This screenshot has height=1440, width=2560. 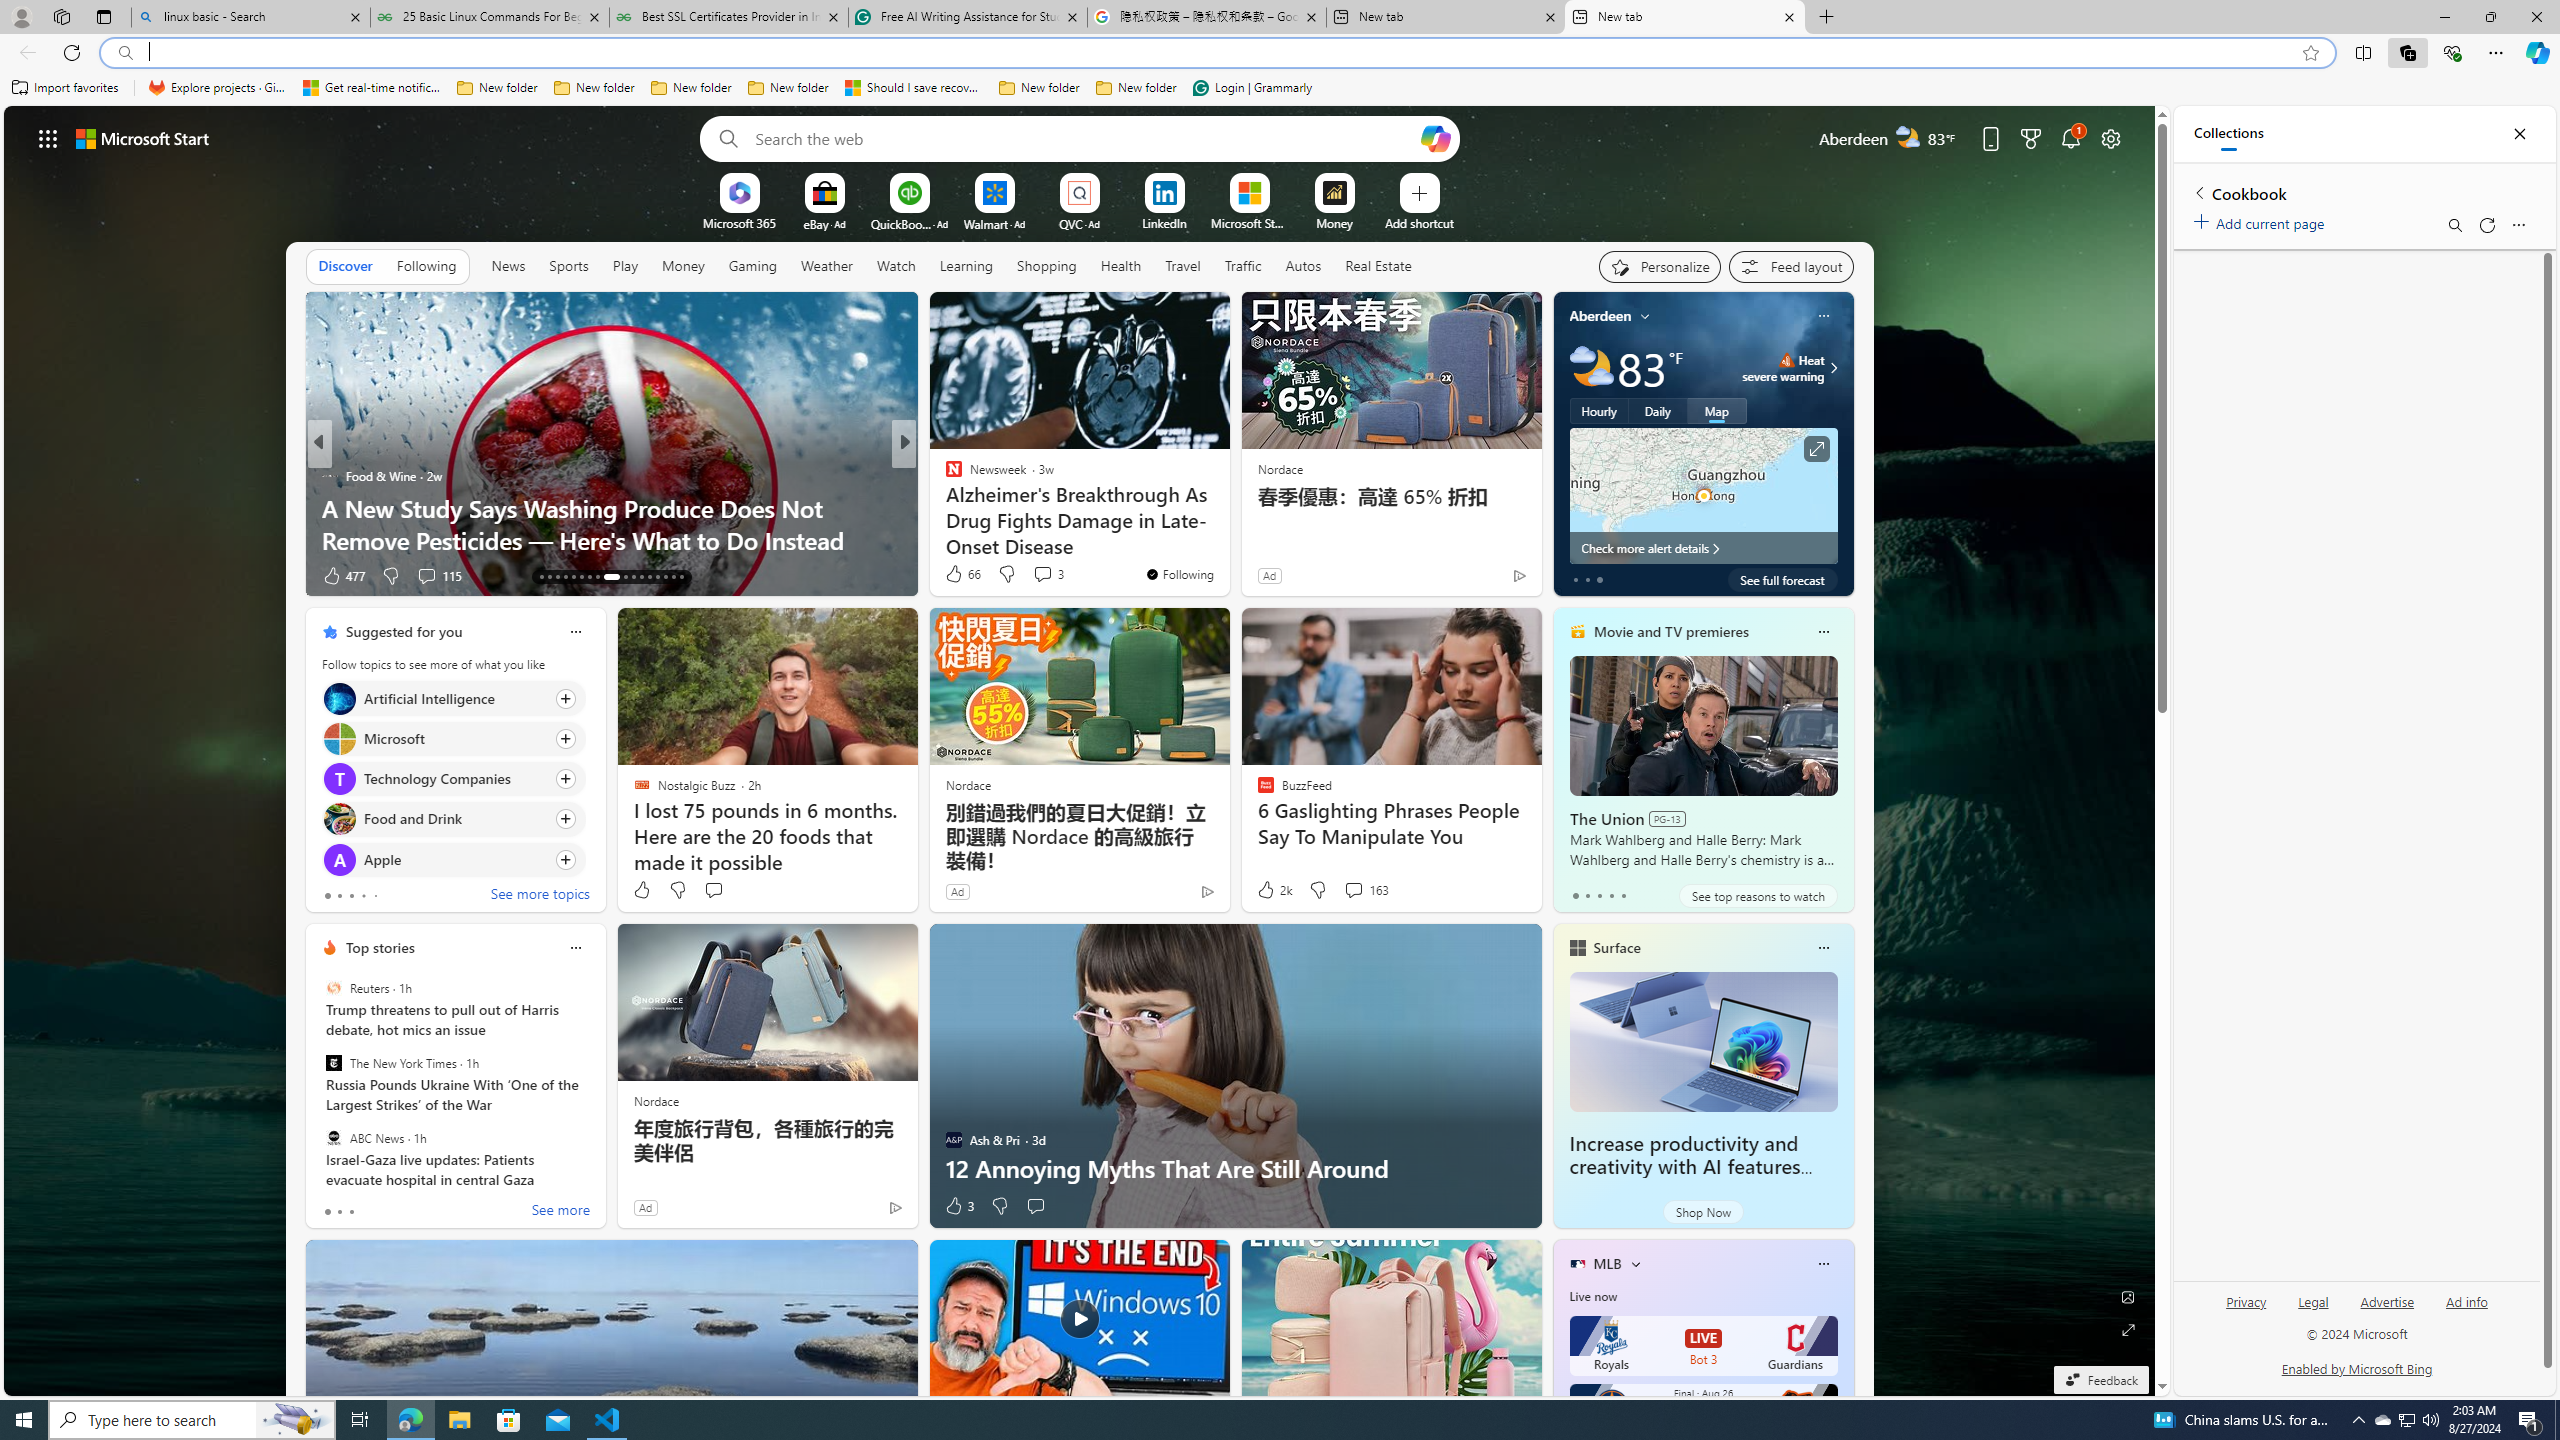 What do you see at coordinates (1646, 315) in the screenshot?
I see `'My location'` at bounding box center [1646, 315].